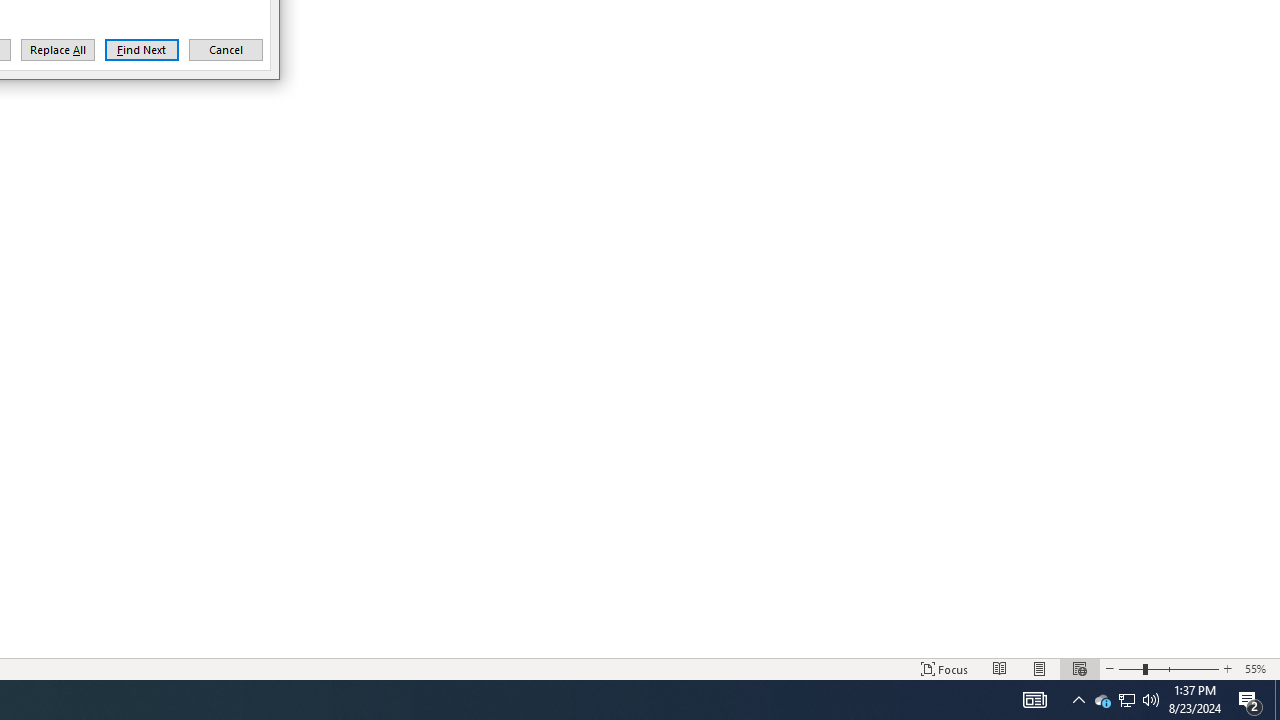 This screenshot has height=720, width=1280. What do you see at coordinates (1034, 698) in the screenshot?
I see `'AutomationID: 4105'` at bounding box center [1034, 698].